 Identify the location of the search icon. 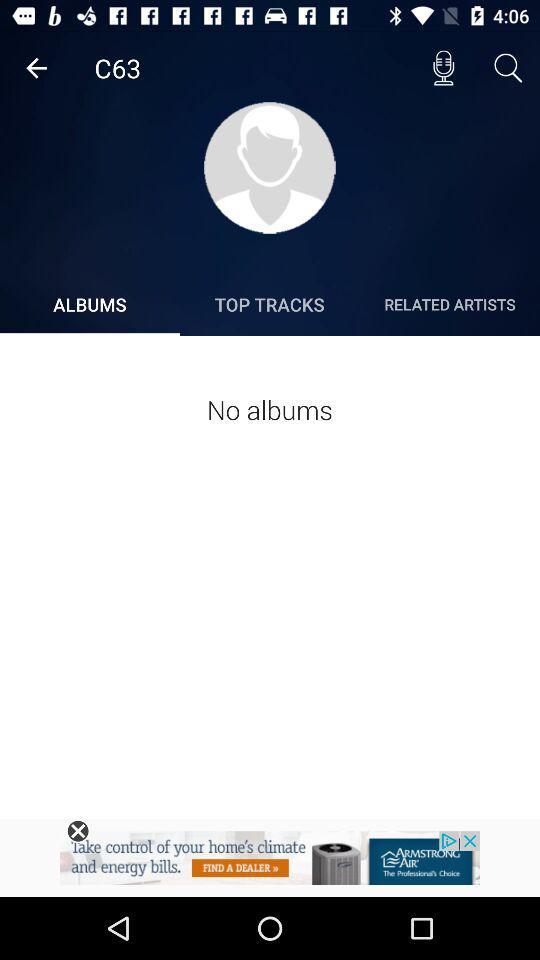
(508, 68).